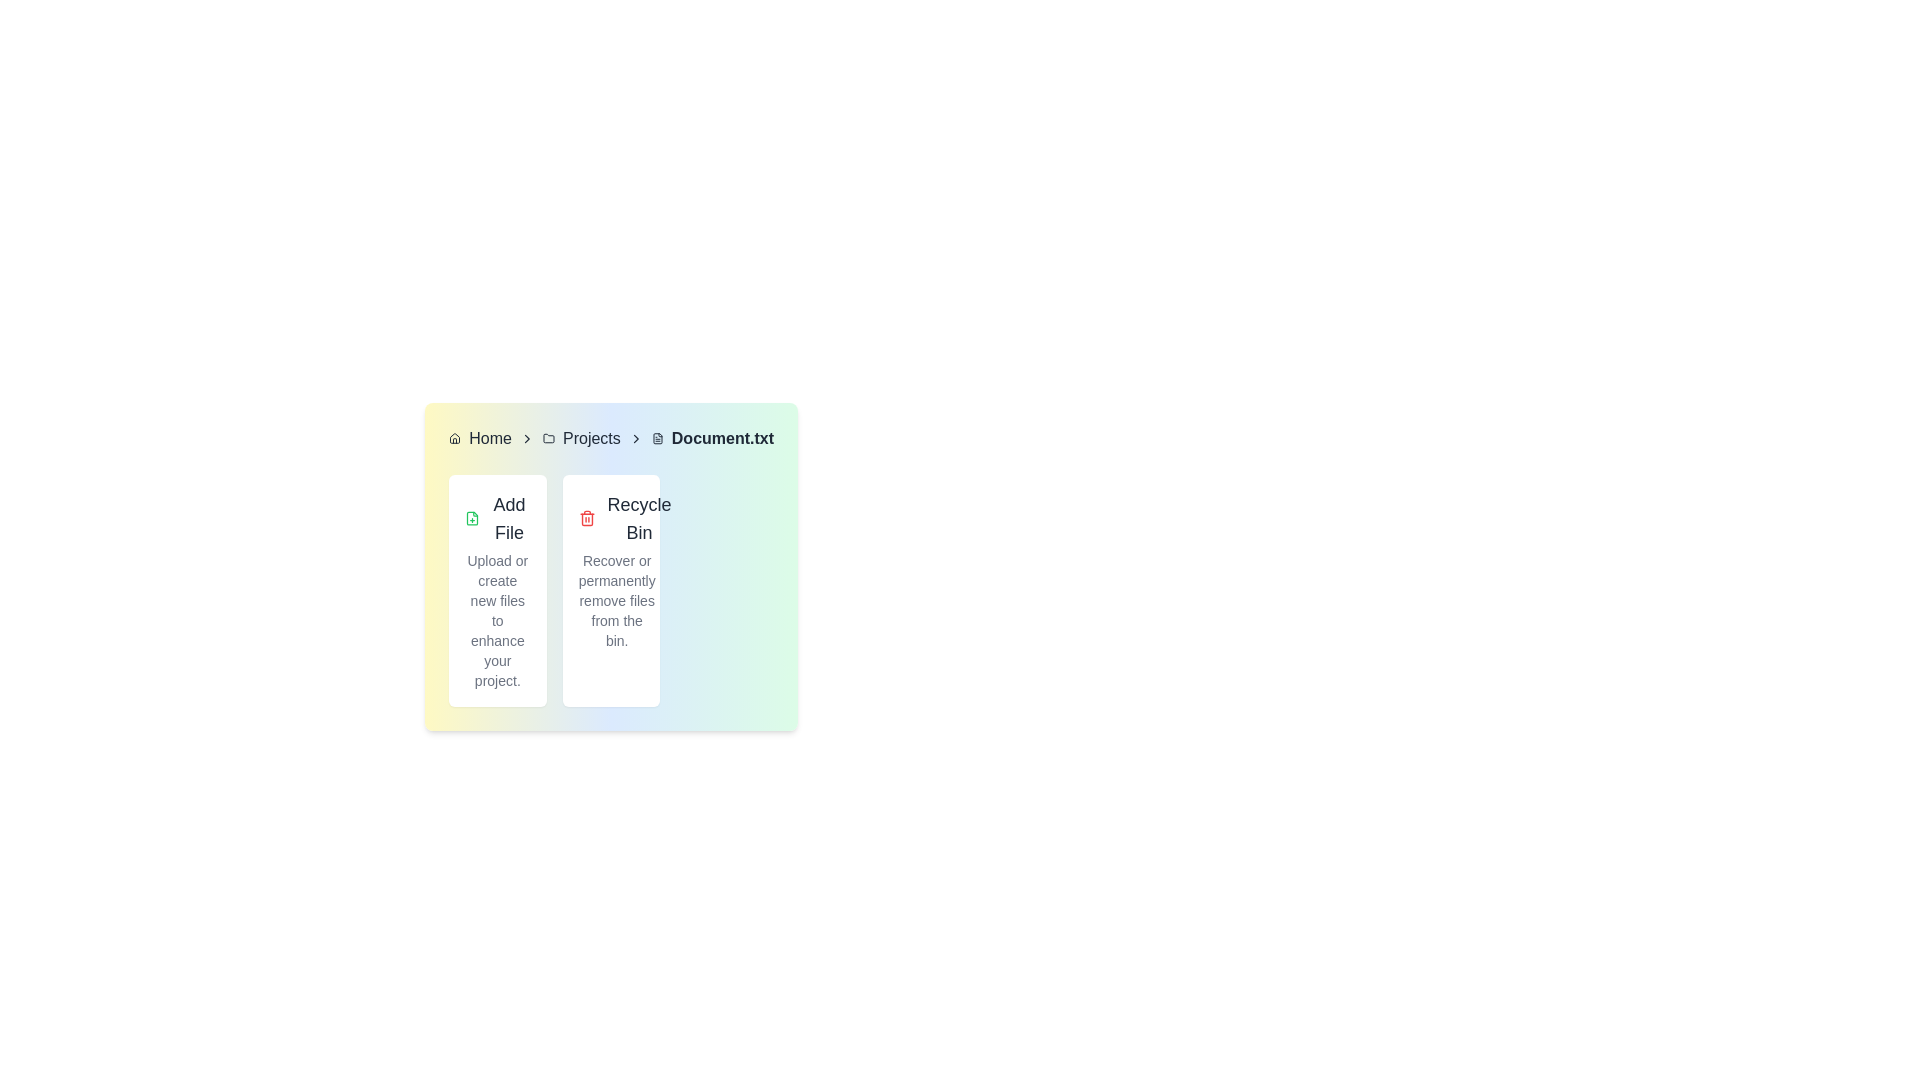 Image resolution: width=1920 pixels, height=1080 pixels. Describe the element at coordinates (625, 518) in the screenshot. I see `the 'Recycle Bin' label, which is a text label next to a red trash bin icon` at that location.